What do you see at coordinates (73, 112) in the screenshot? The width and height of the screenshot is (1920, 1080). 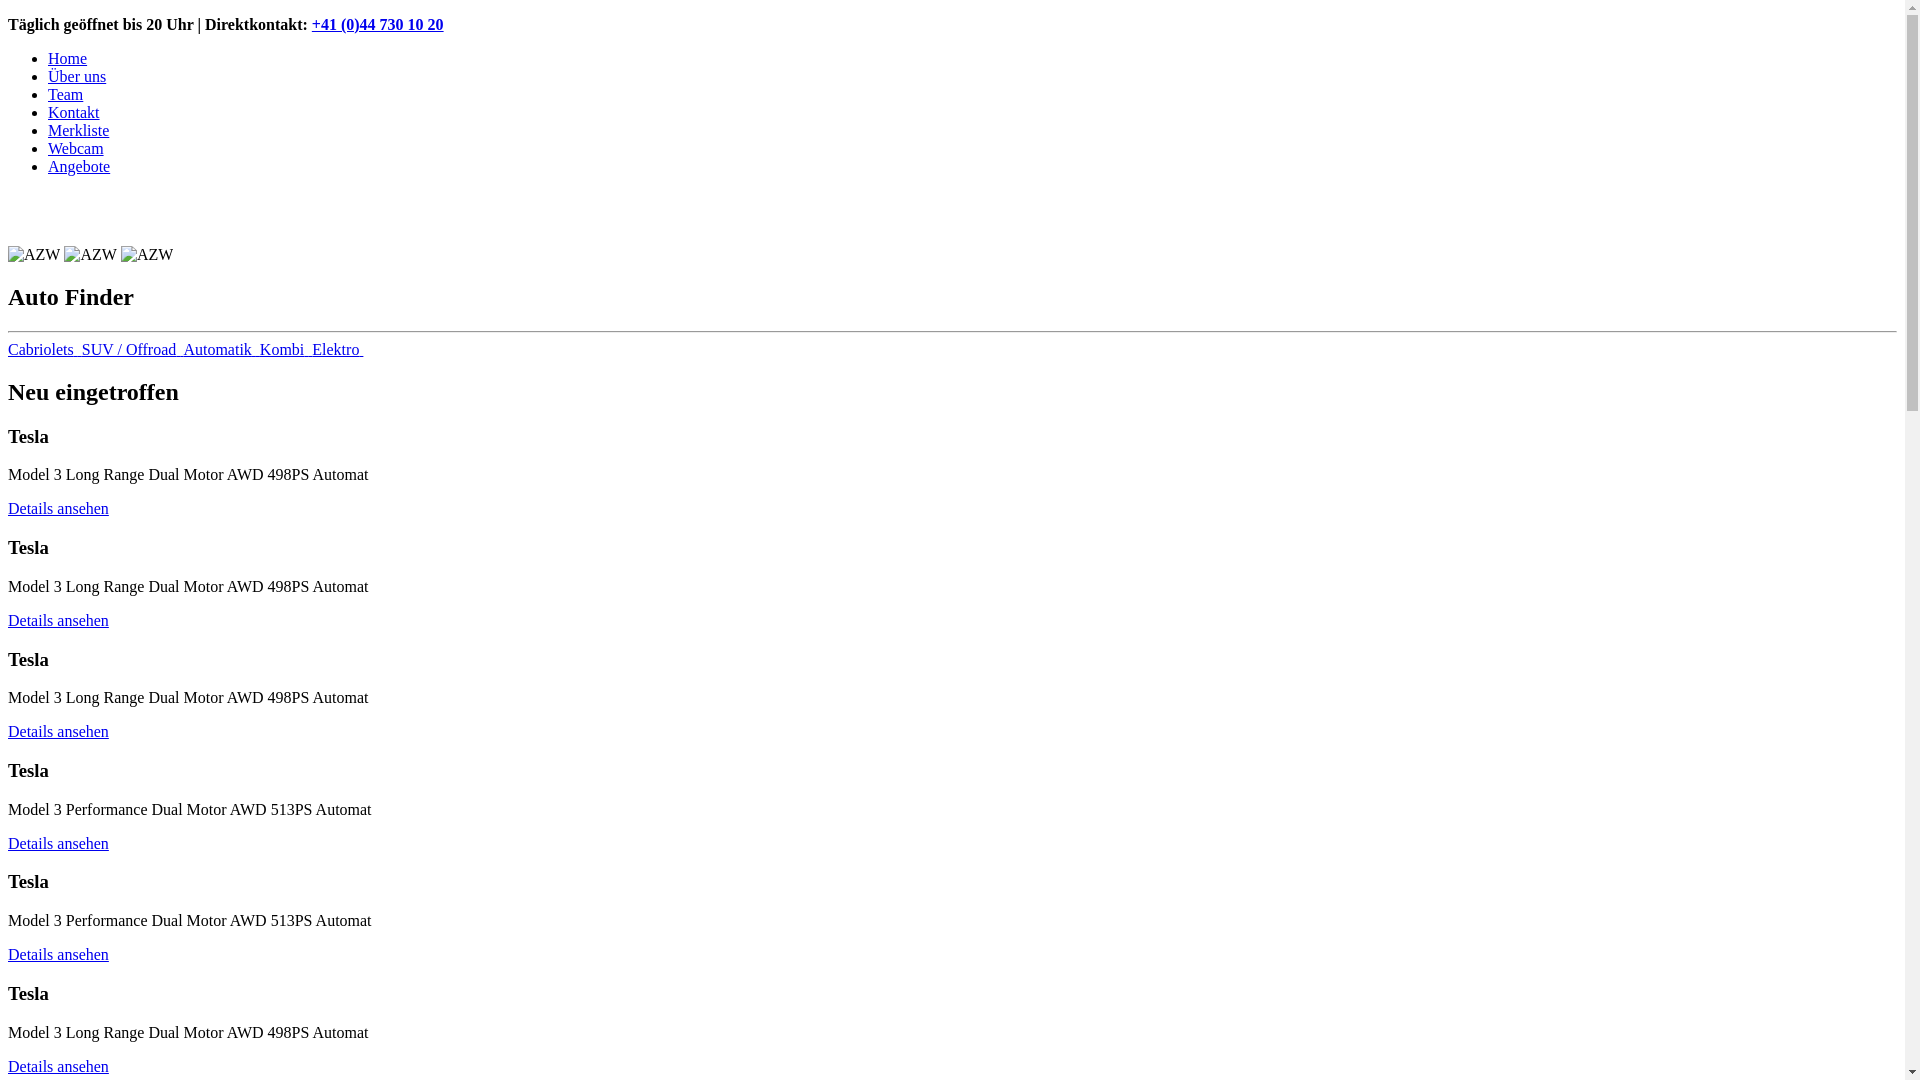 I see `'Kontakt'` at bounding box center [73, 112].